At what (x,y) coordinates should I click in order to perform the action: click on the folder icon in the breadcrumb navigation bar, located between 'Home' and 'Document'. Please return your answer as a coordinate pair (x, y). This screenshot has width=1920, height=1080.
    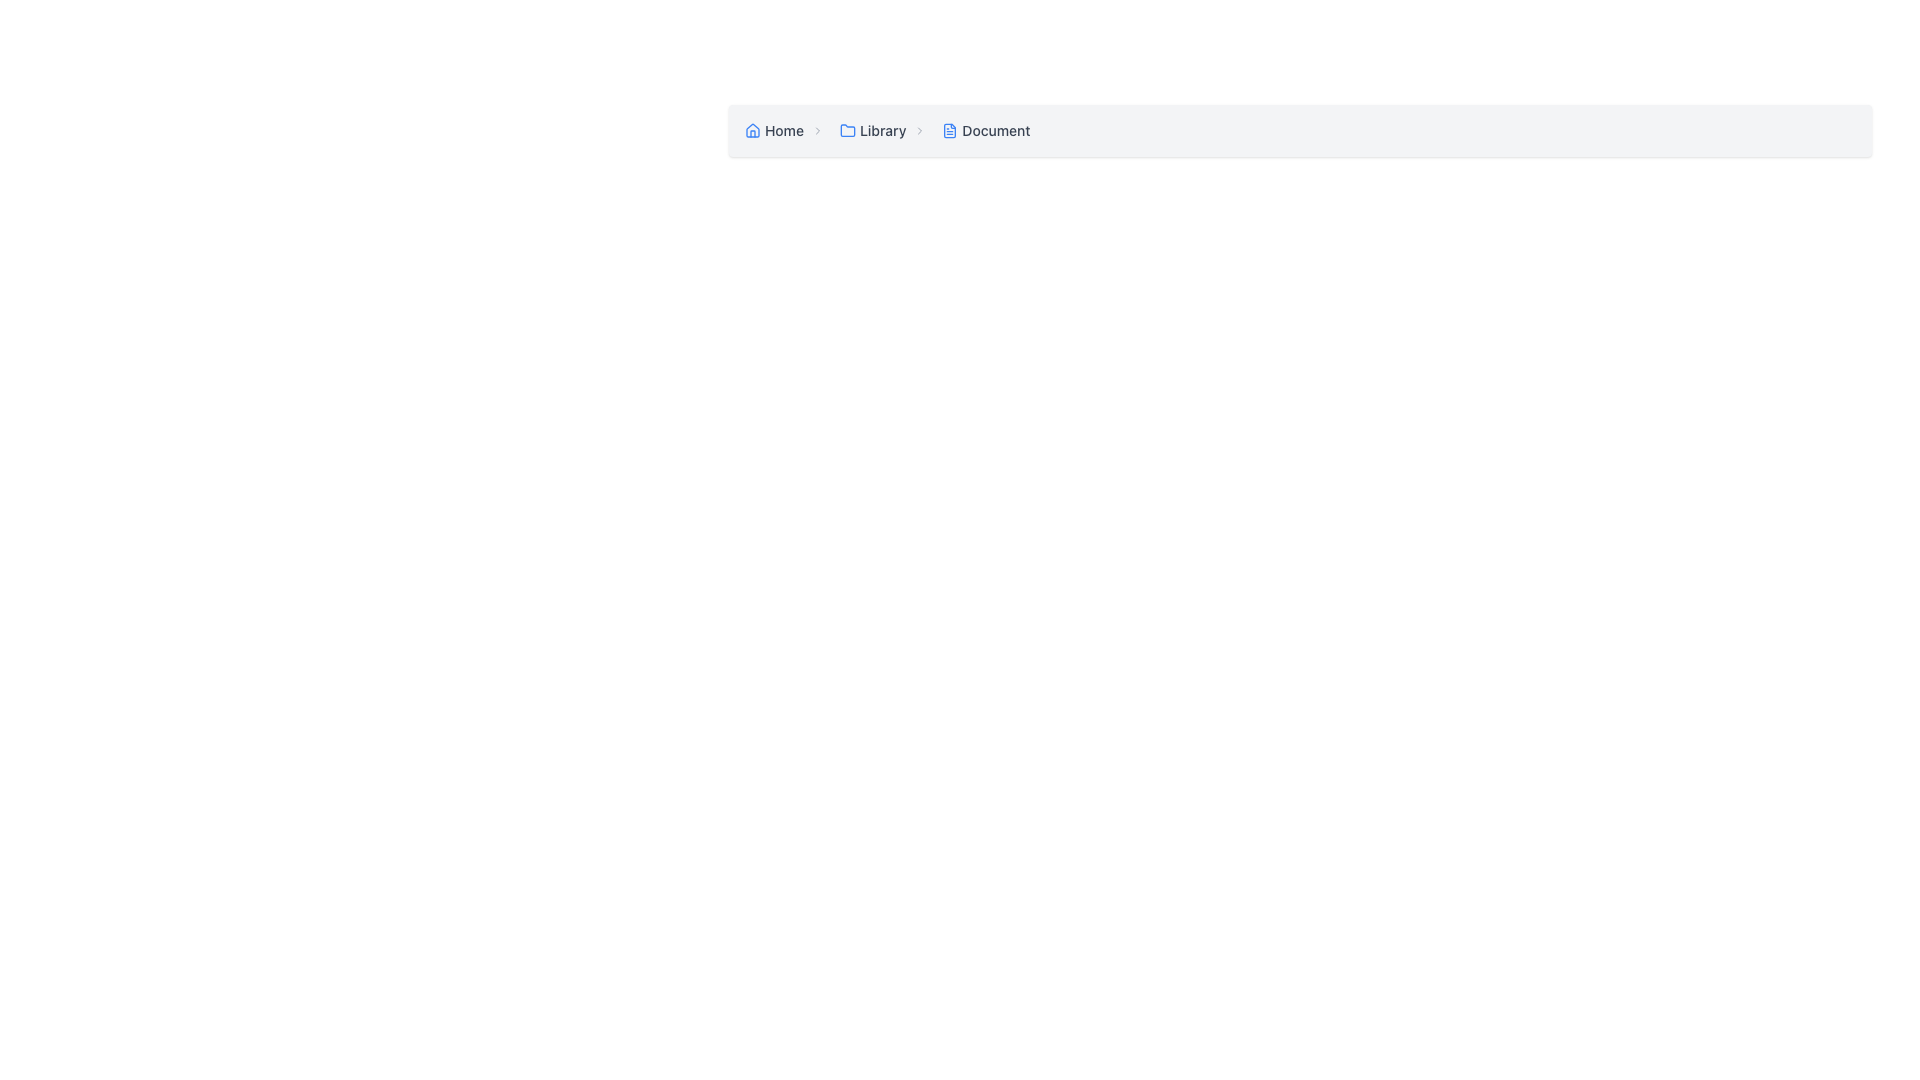
    Looking at the image, I should click on (848, 130).